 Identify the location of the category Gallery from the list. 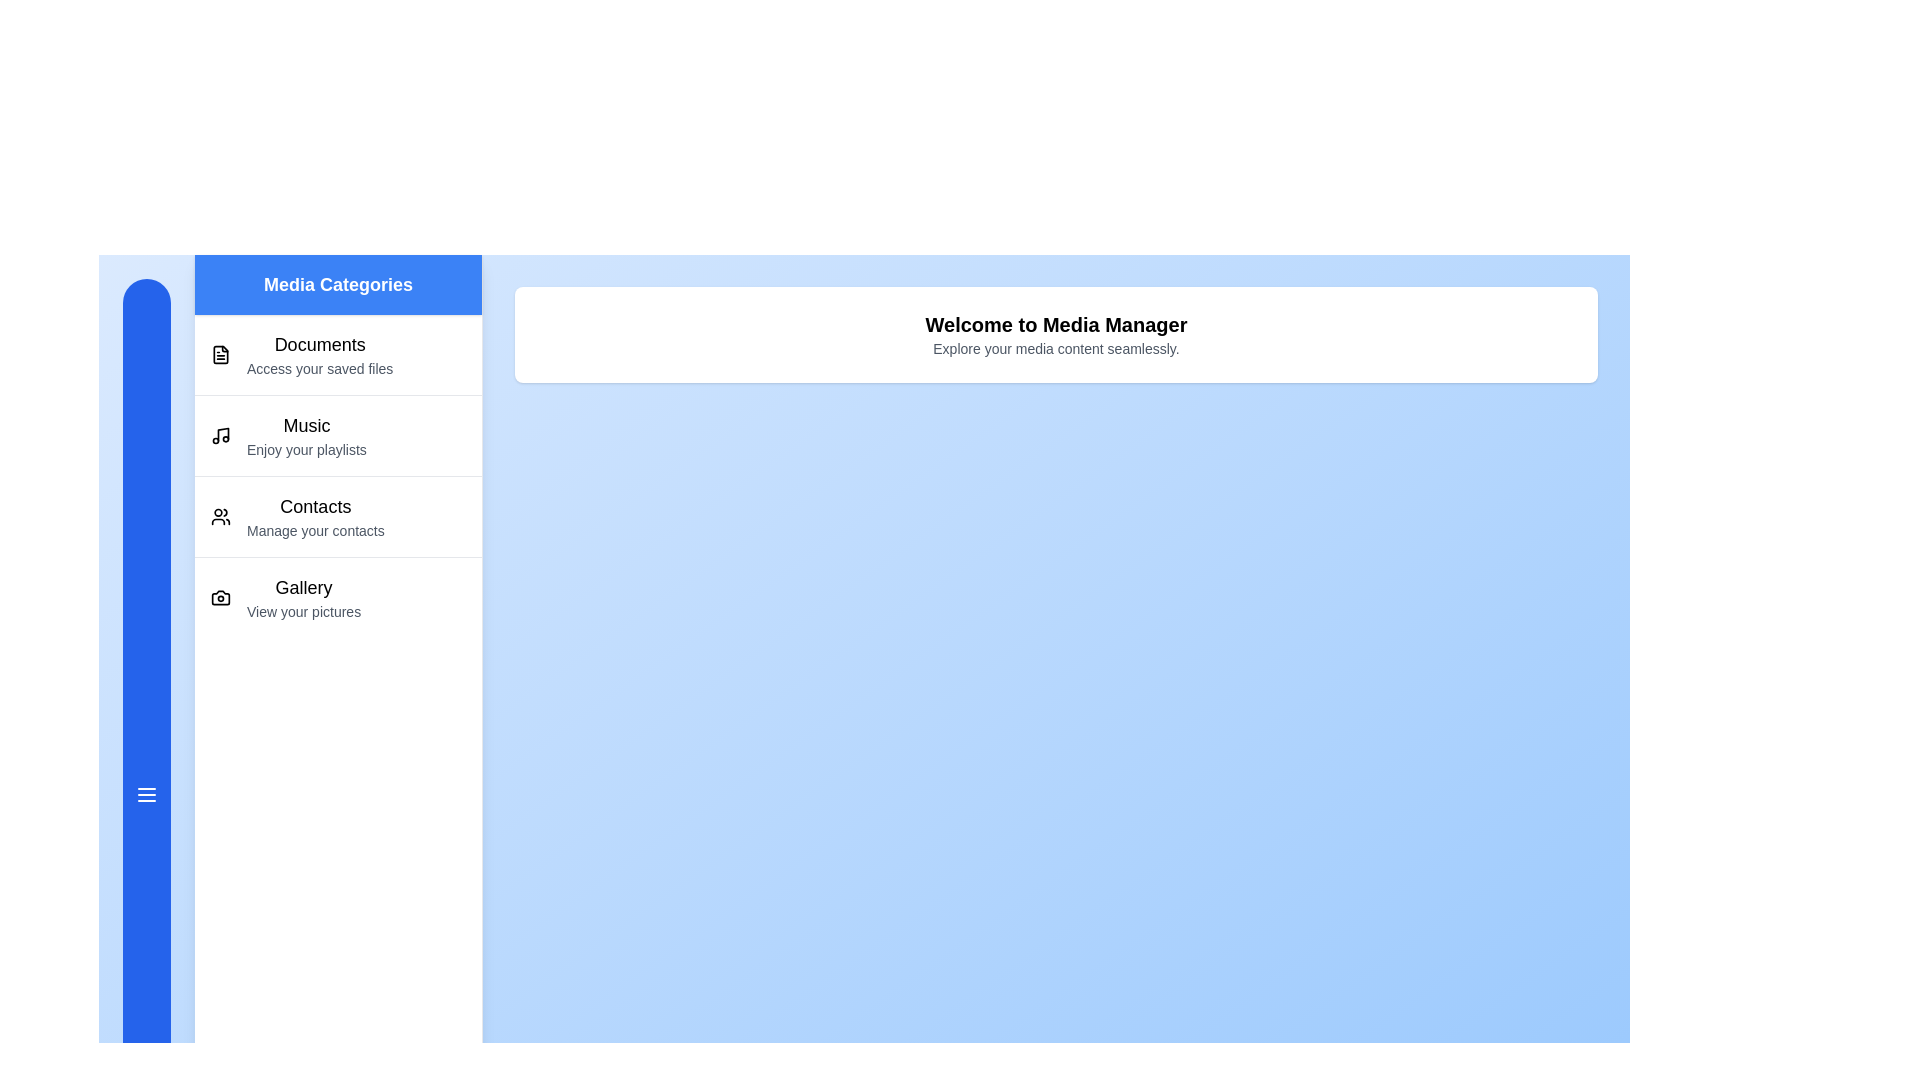
(338, 596).